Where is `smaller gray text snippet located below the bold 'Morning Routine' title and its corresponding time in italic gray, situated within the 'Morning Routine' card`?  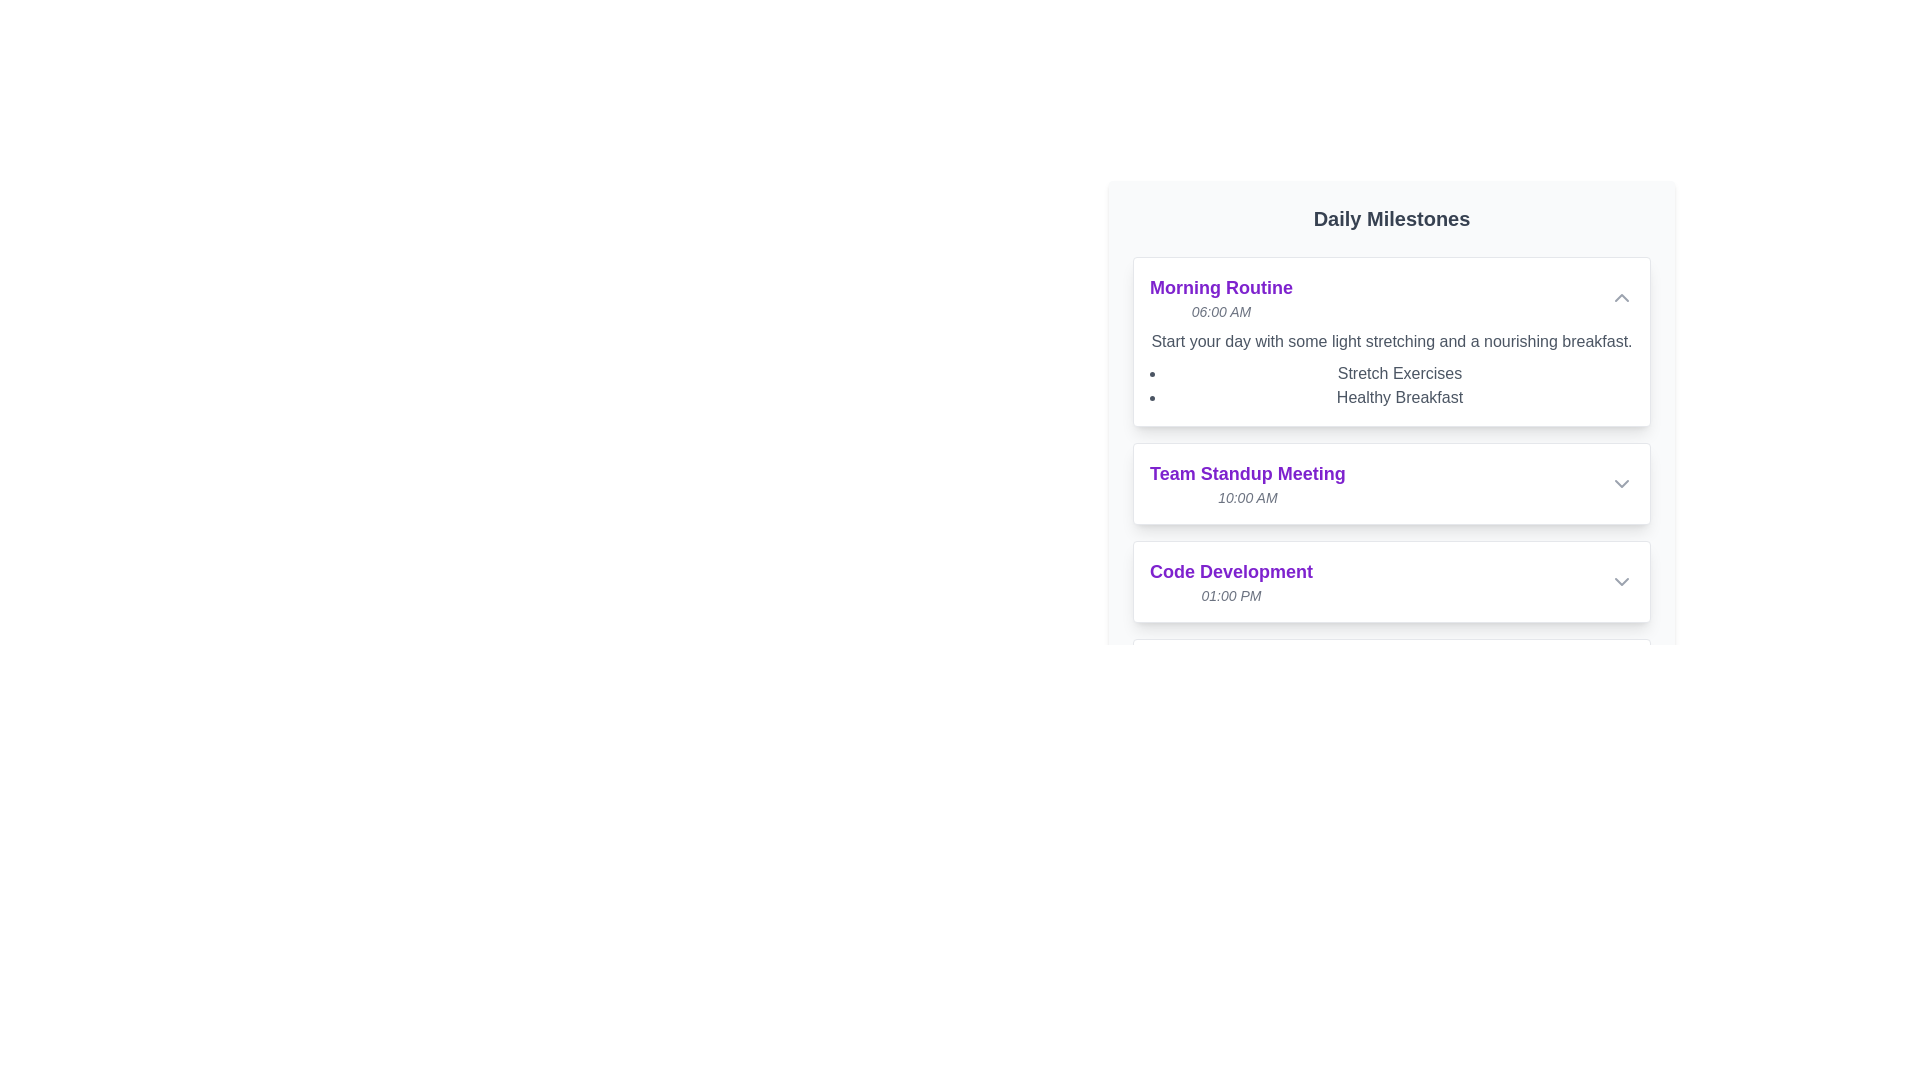 smaller gray text snippet located below the bold 'Morning Routine' title and its corresponding time in italic gray, situated within the 'Morning Routine' card is located at coordinates (1391, 341).